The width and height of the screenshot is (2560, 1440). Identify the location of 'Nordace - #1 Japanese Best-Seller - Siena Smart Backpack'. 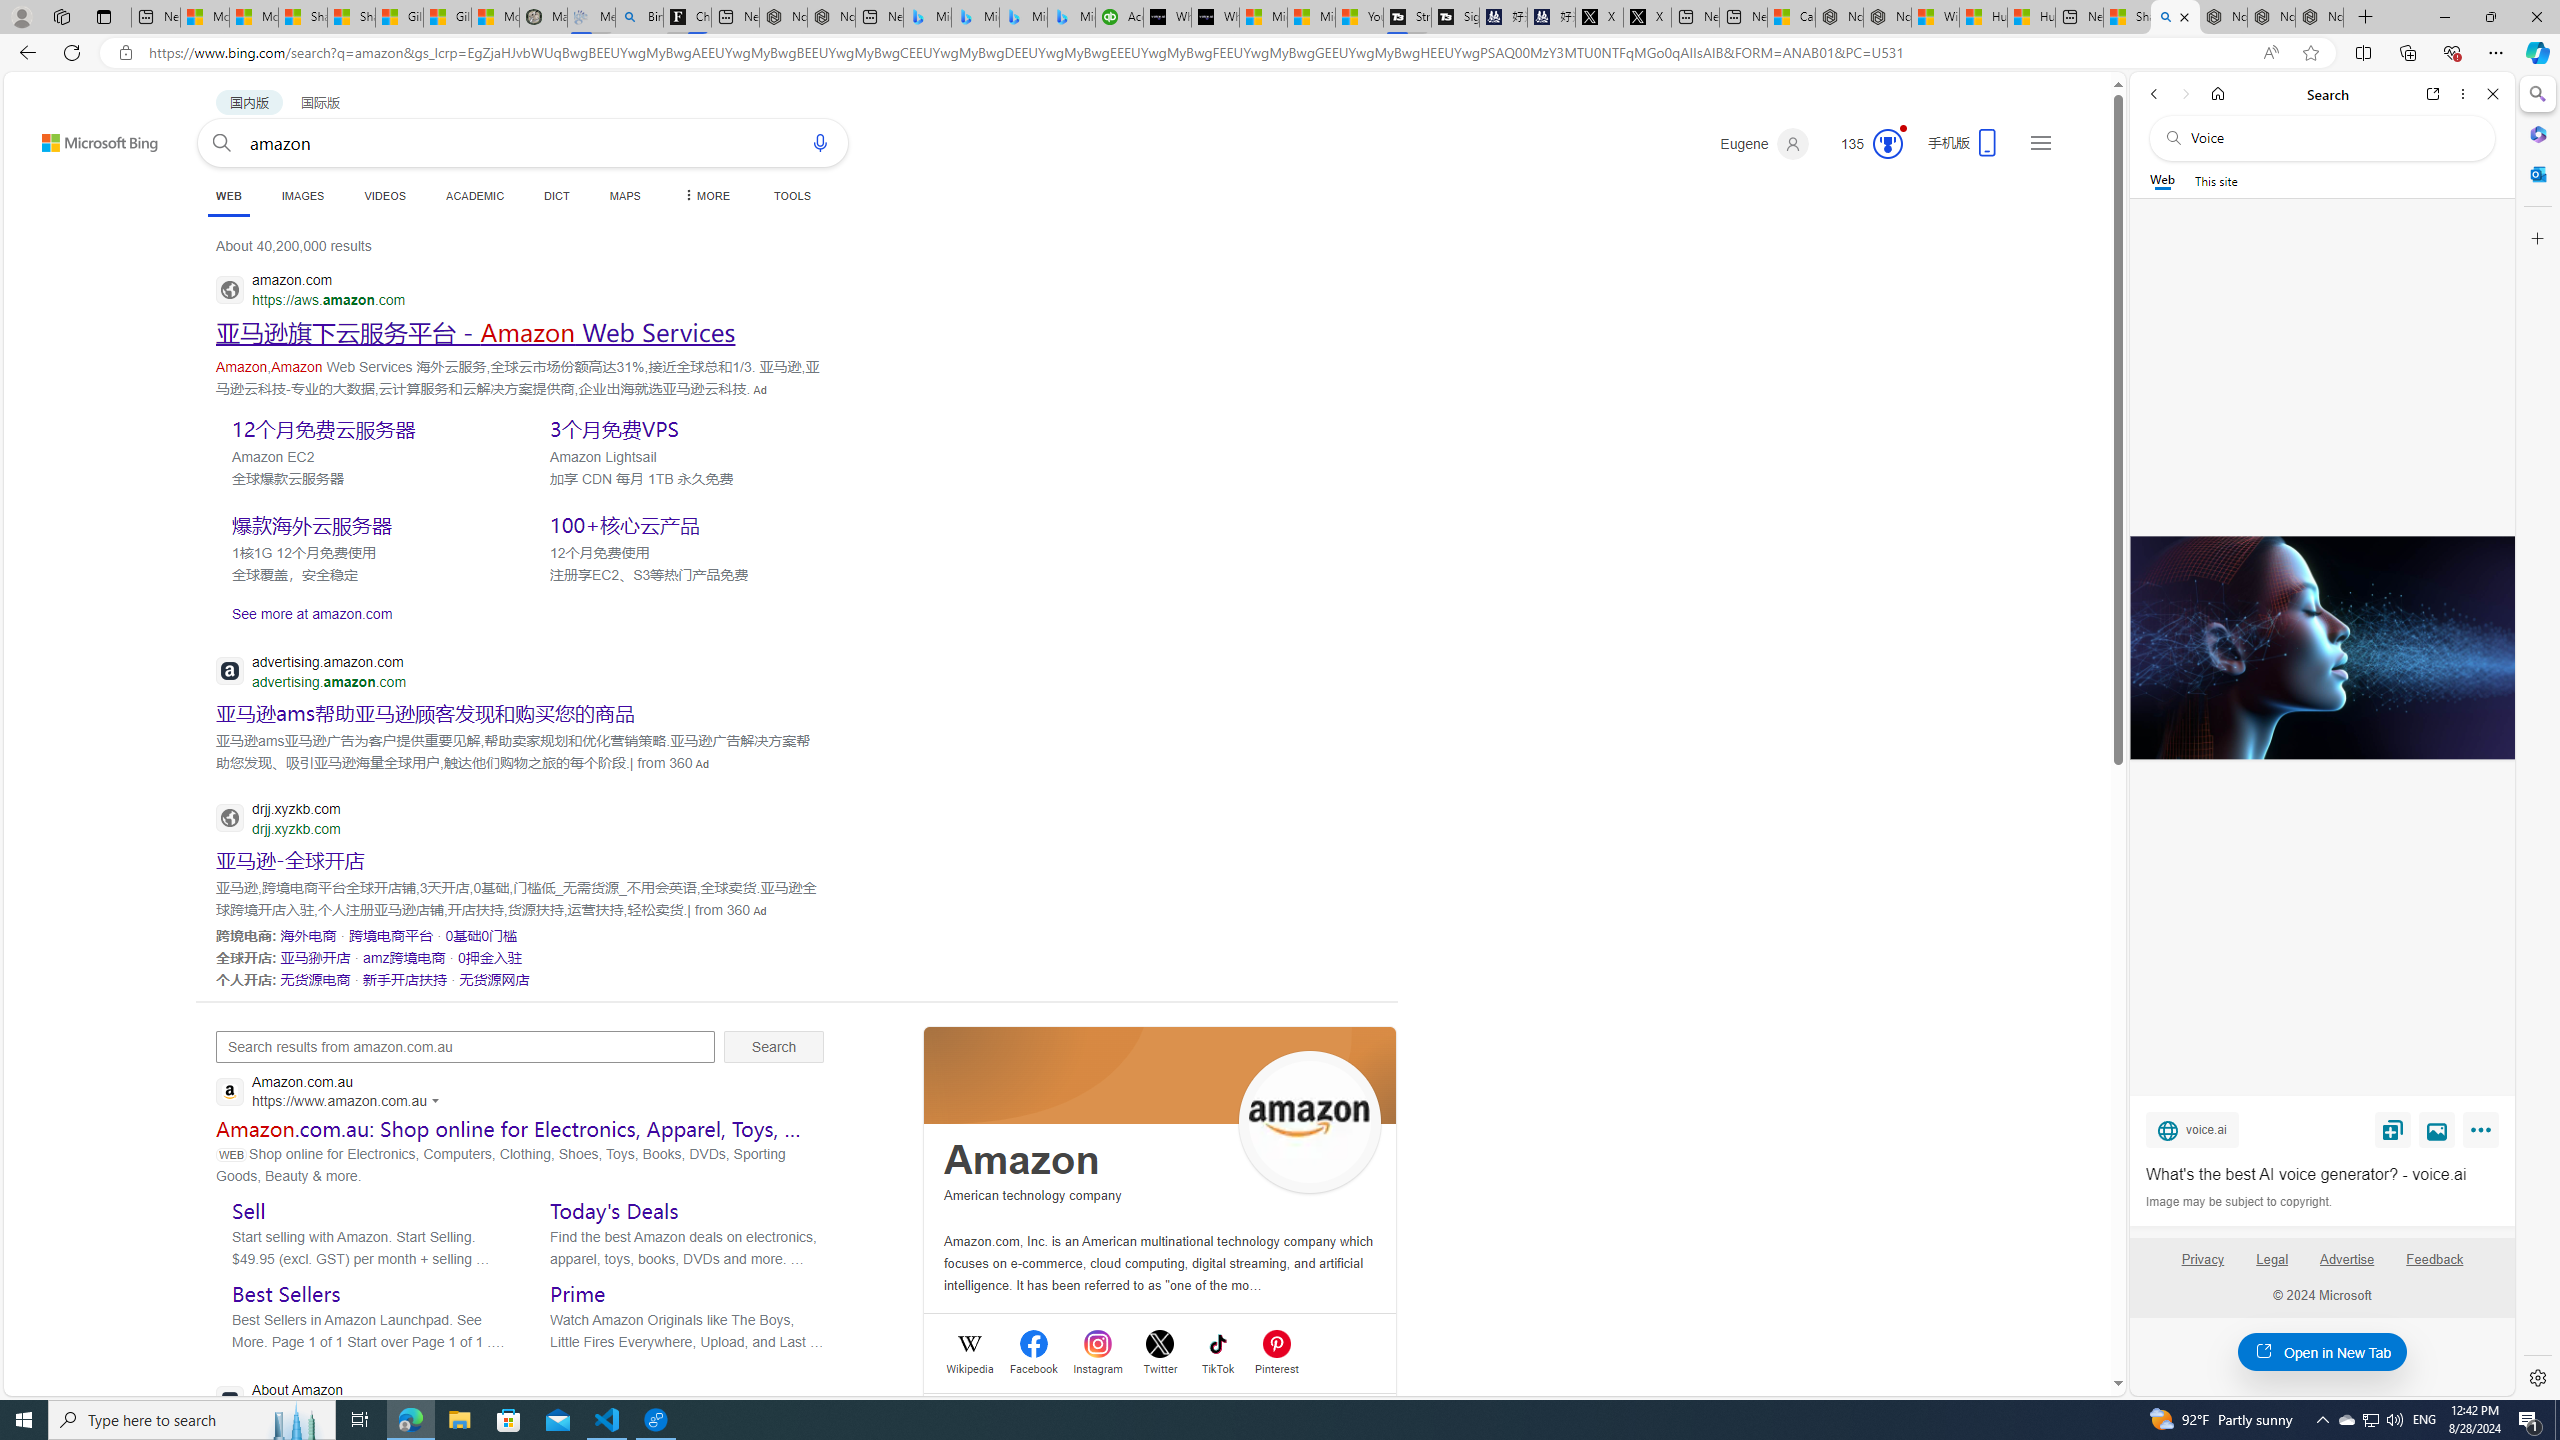
(831, 16).